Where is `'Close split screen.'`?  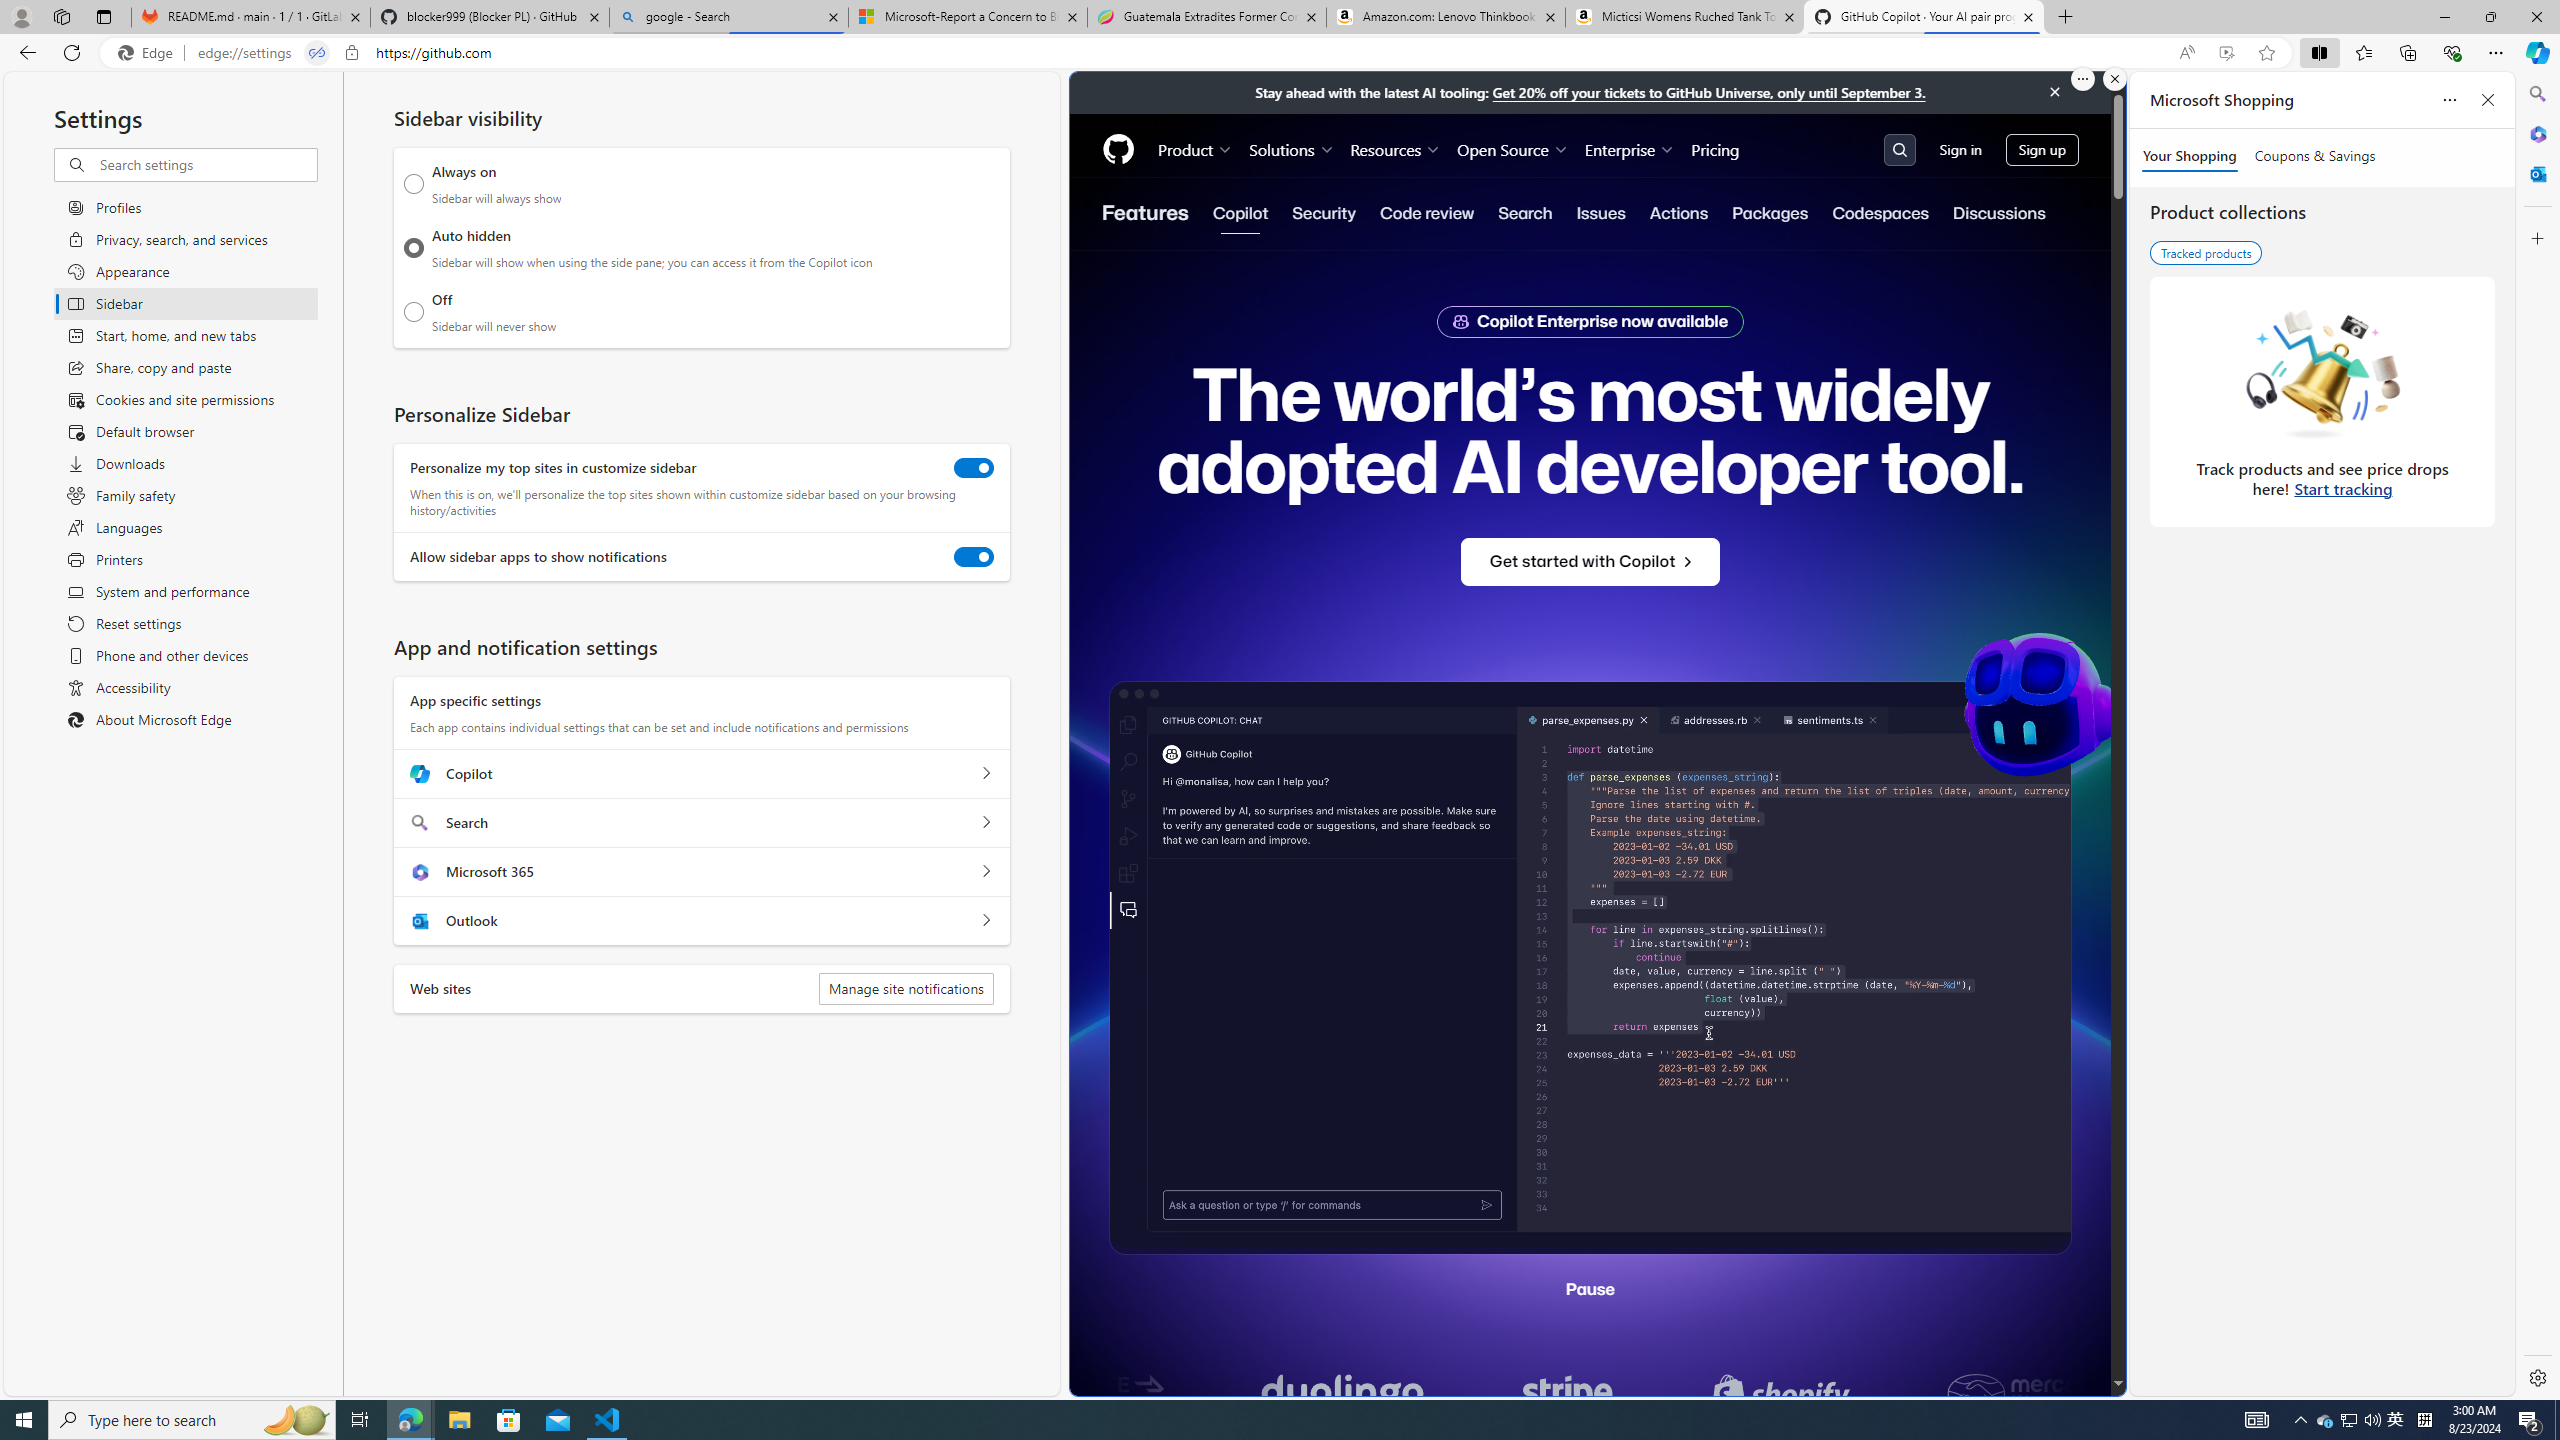
'Close split screen.' is located at coordinates (2113, 78).